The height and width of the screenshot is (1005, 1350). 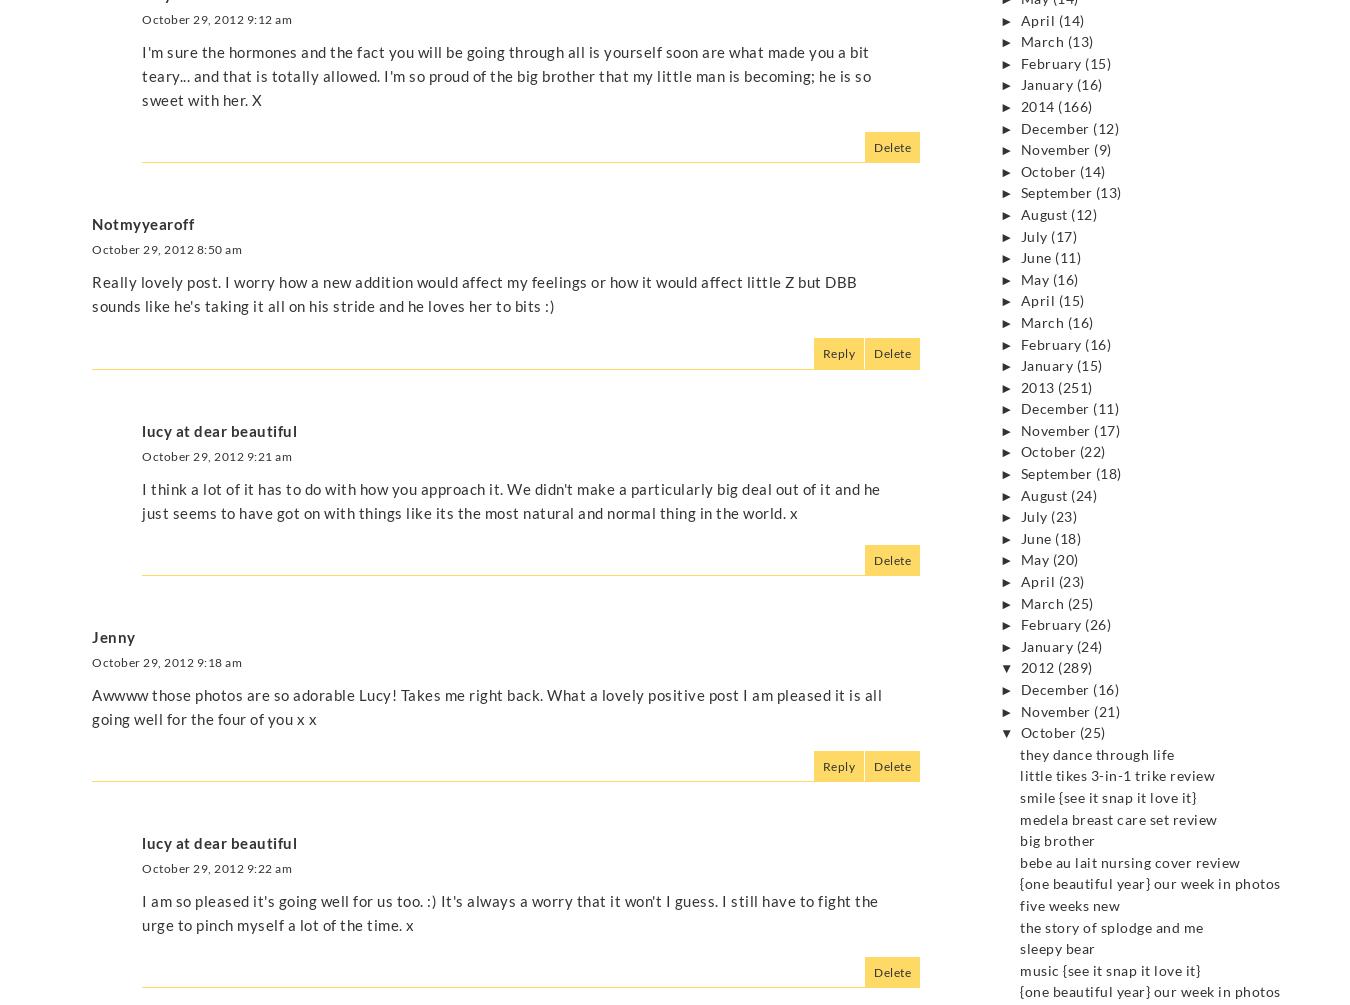 What do you see at coordinates (1094, 150) in the screenshot?
I see `'(9)'` at bounding box center [1094, 150].